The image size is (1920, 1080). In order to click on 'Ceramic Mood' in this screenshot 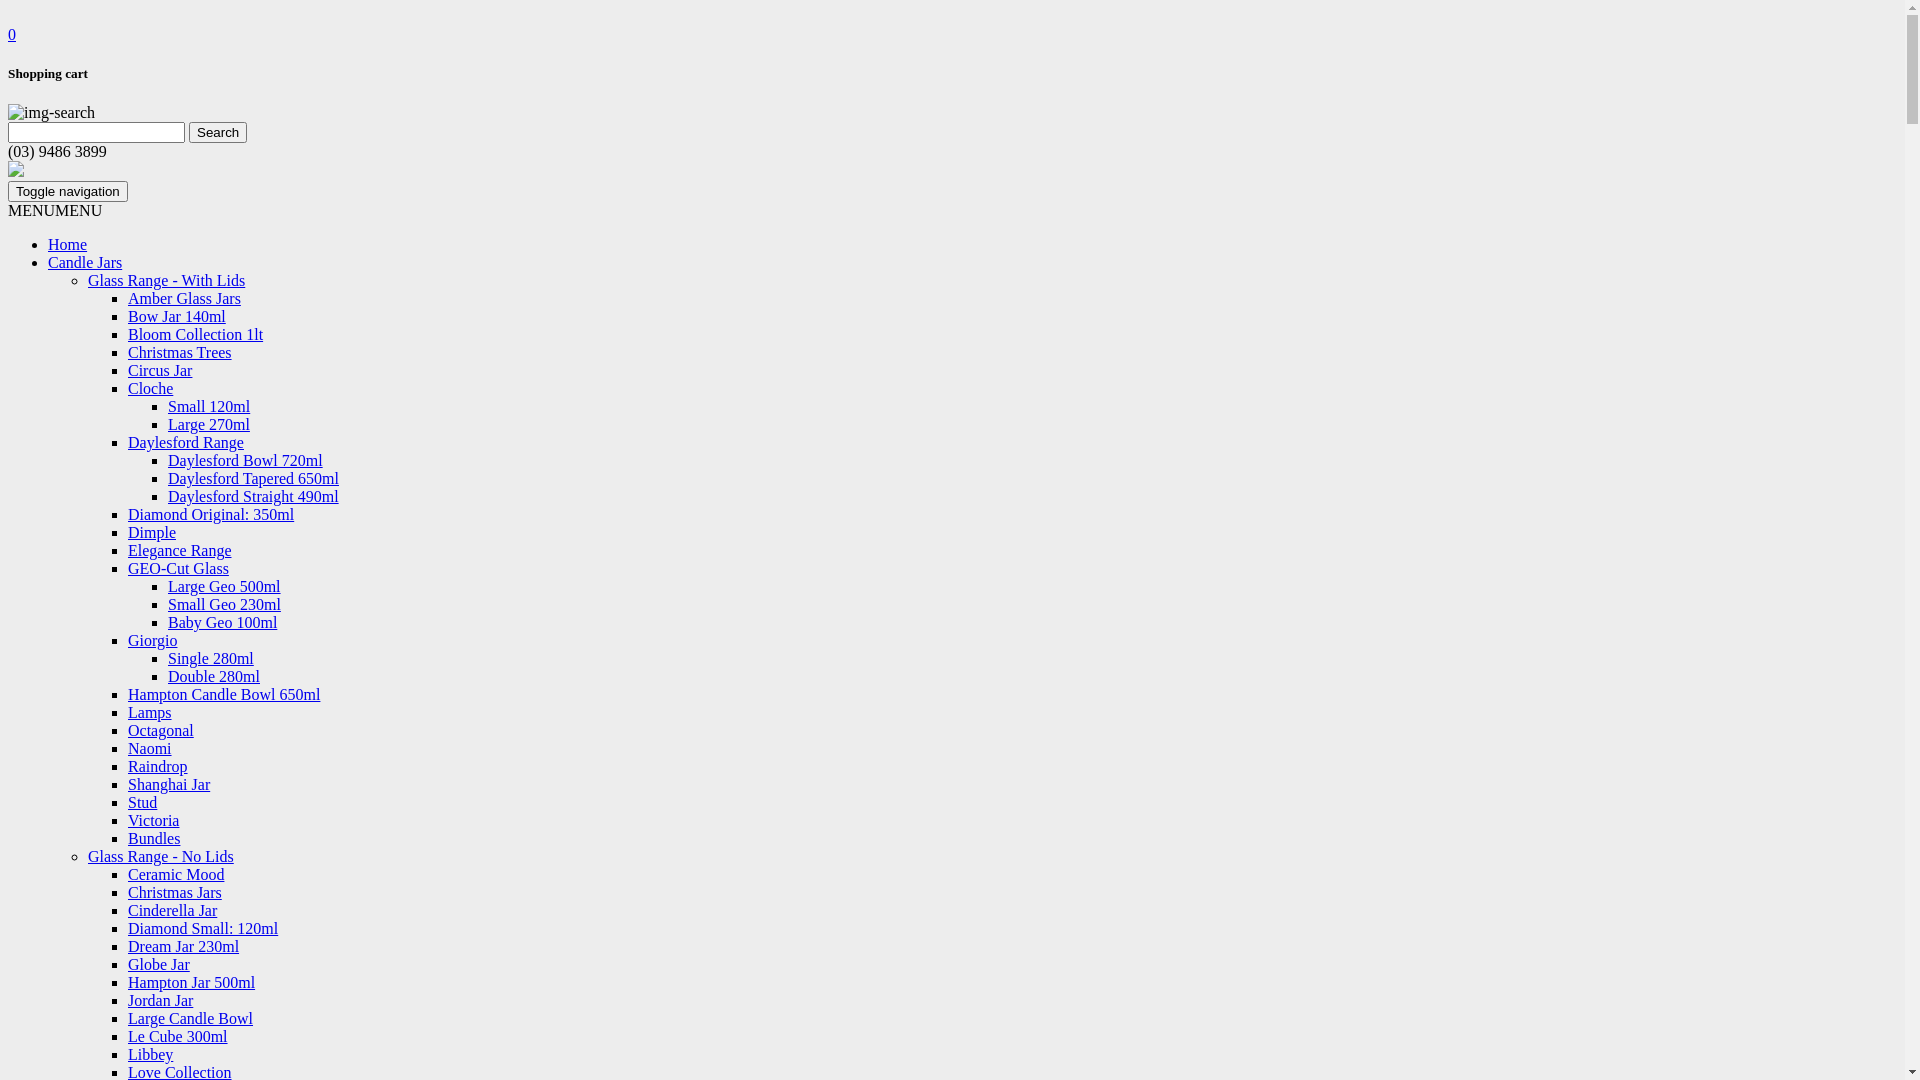, I will do `click(176, 873)`.